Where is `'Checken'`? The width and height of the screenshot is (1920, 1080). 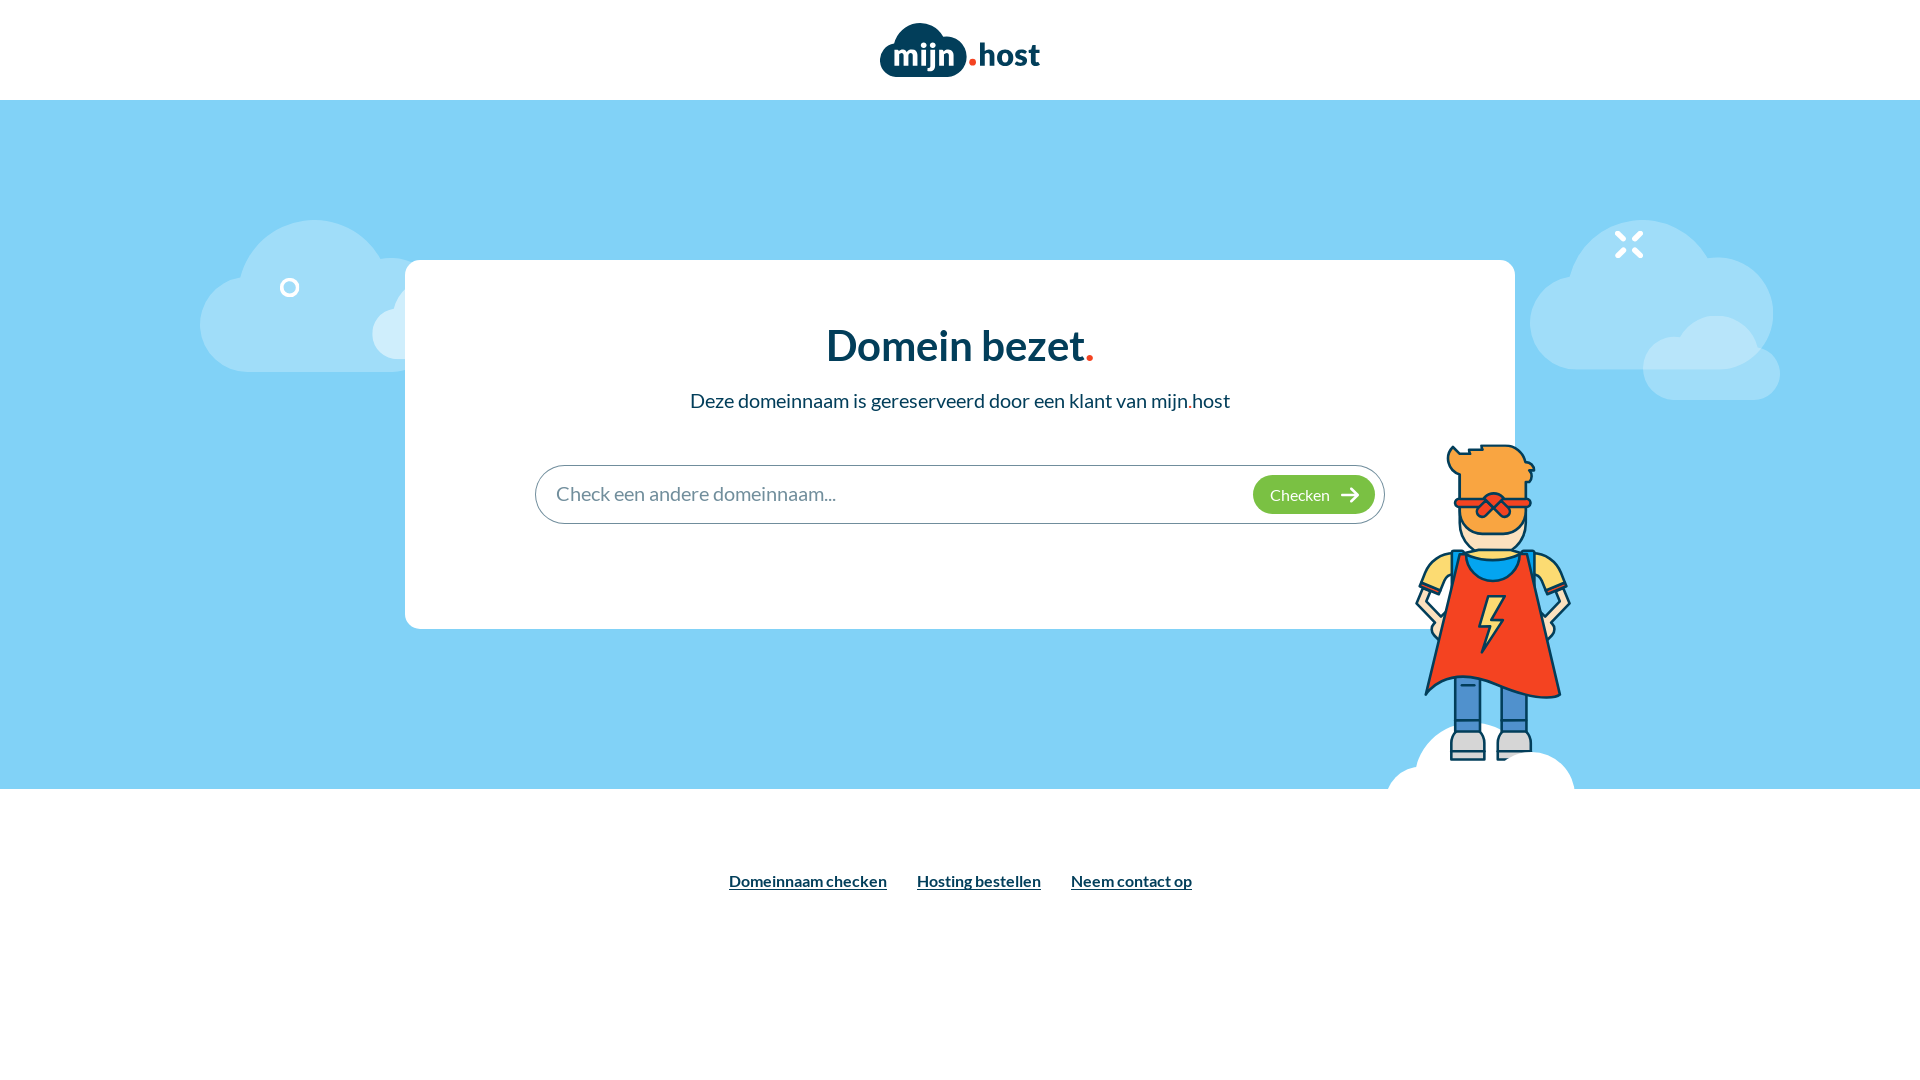
'Checken' is located at coordinates (1314, 494).